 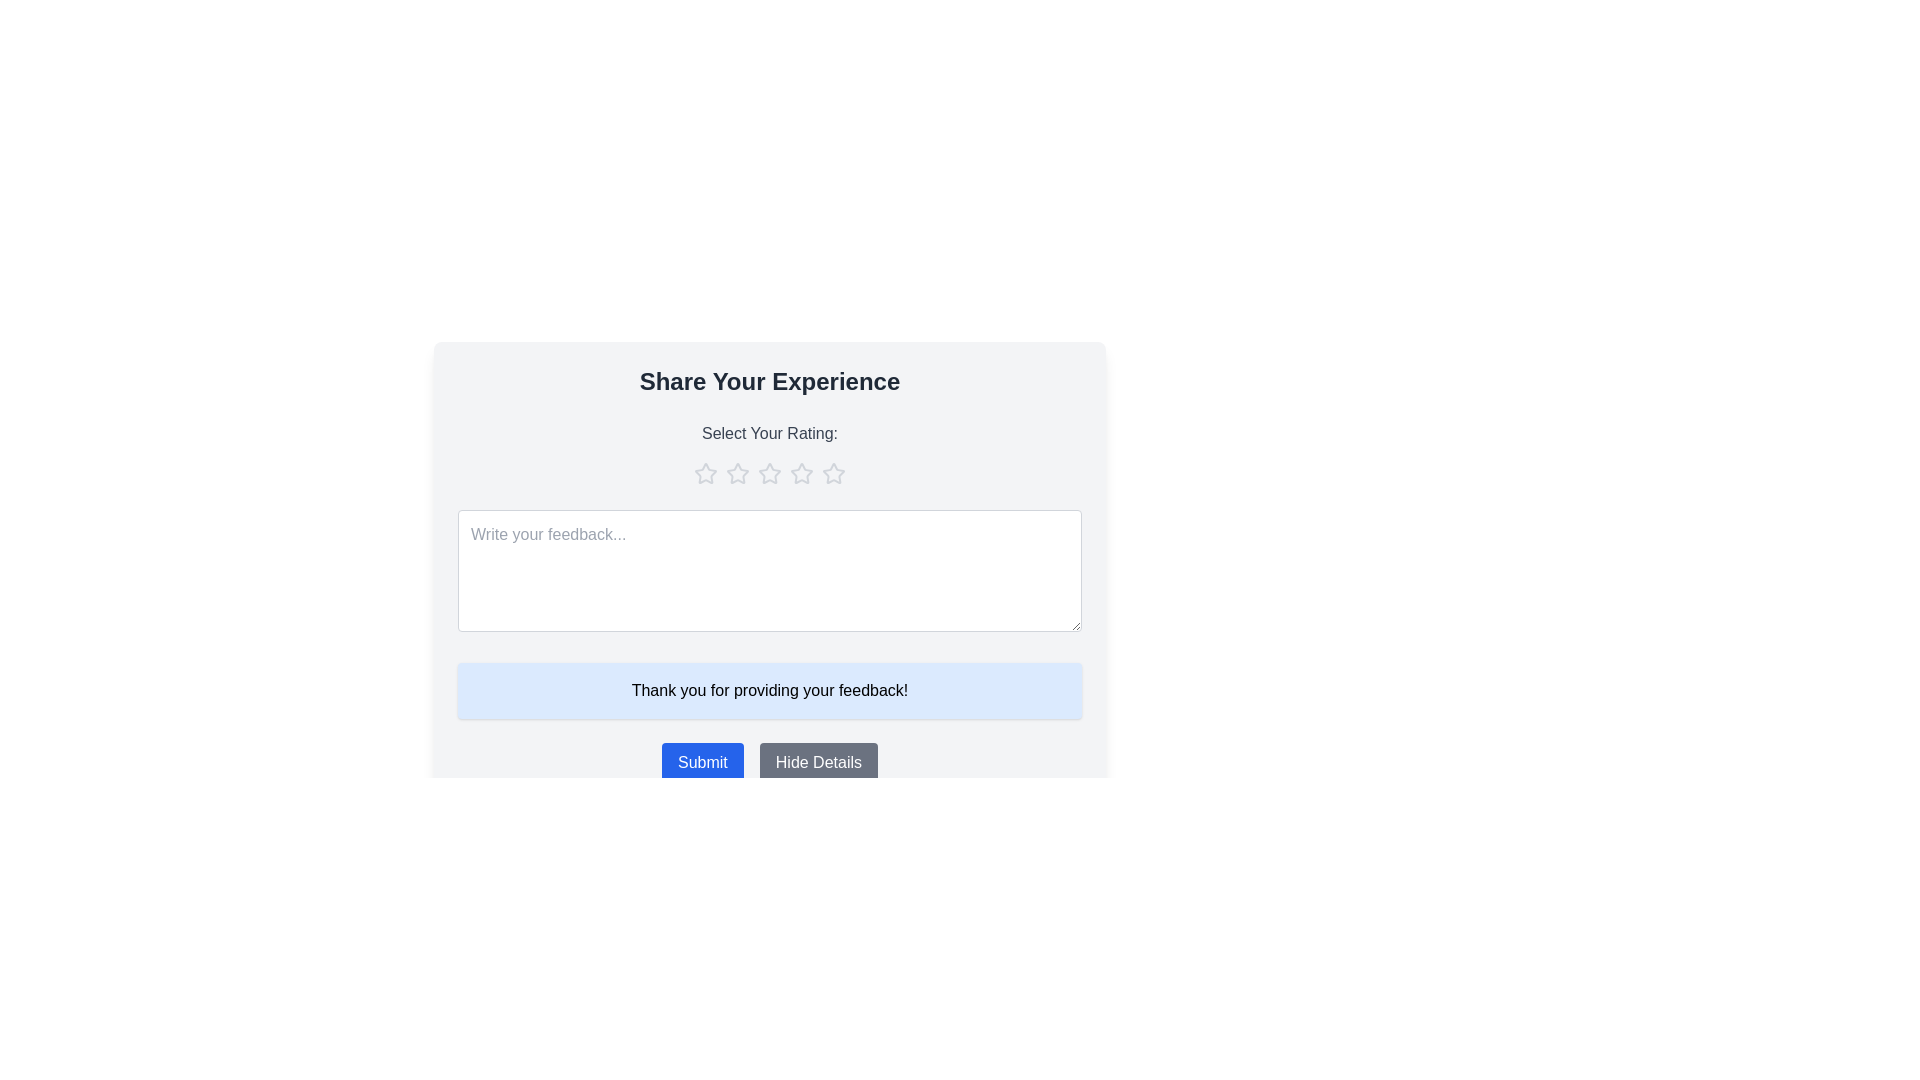 I want to click on the third star-shaped rating icon in the 'Select Your Rating:' section, so click(x=801, y=473).